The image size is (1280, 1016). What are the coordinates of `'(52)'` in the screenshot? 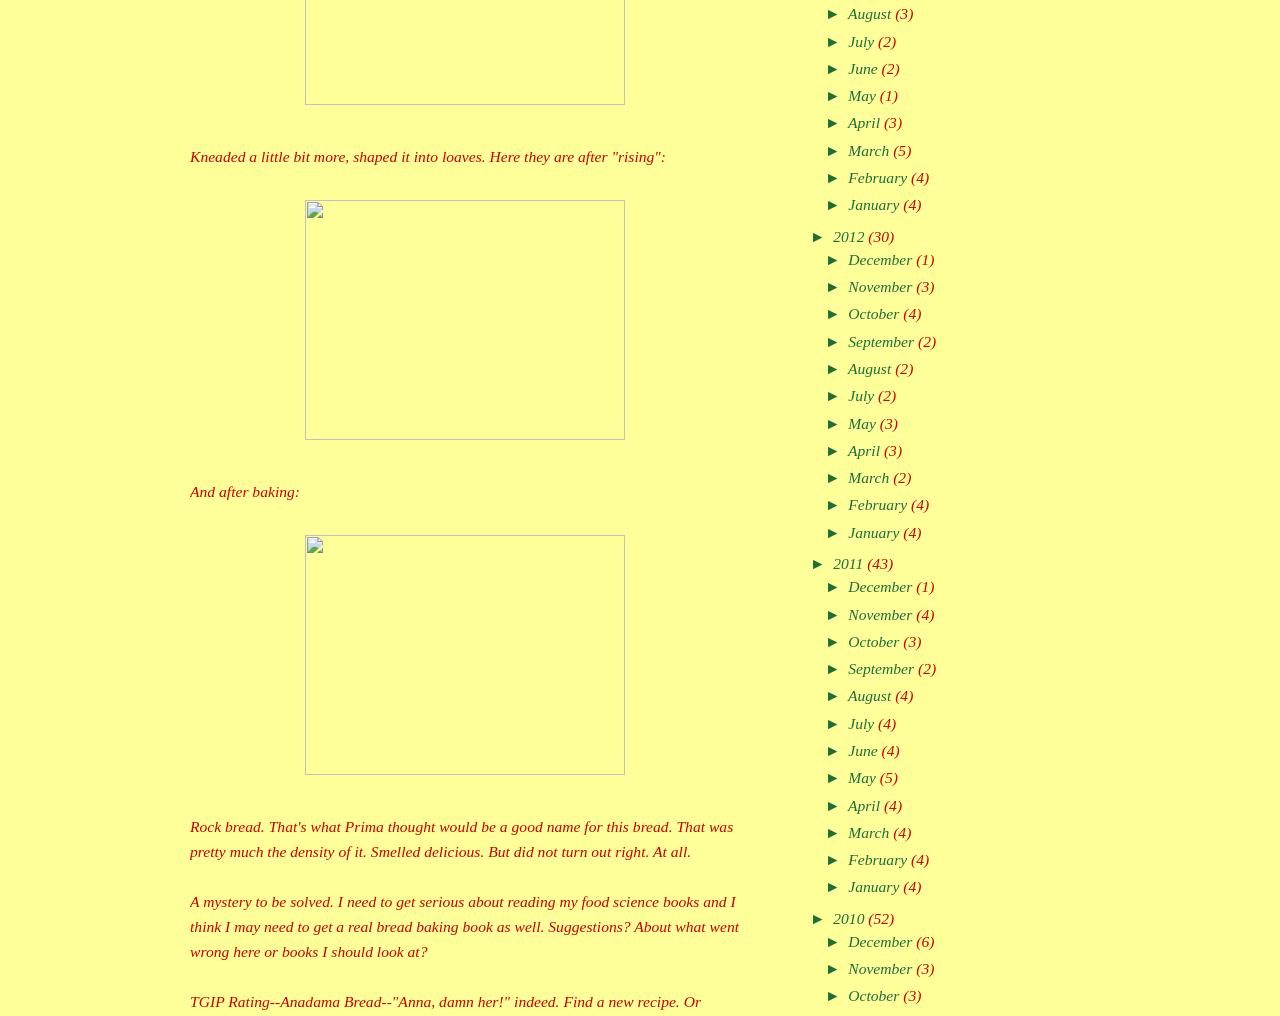 It's located at (880, 916).